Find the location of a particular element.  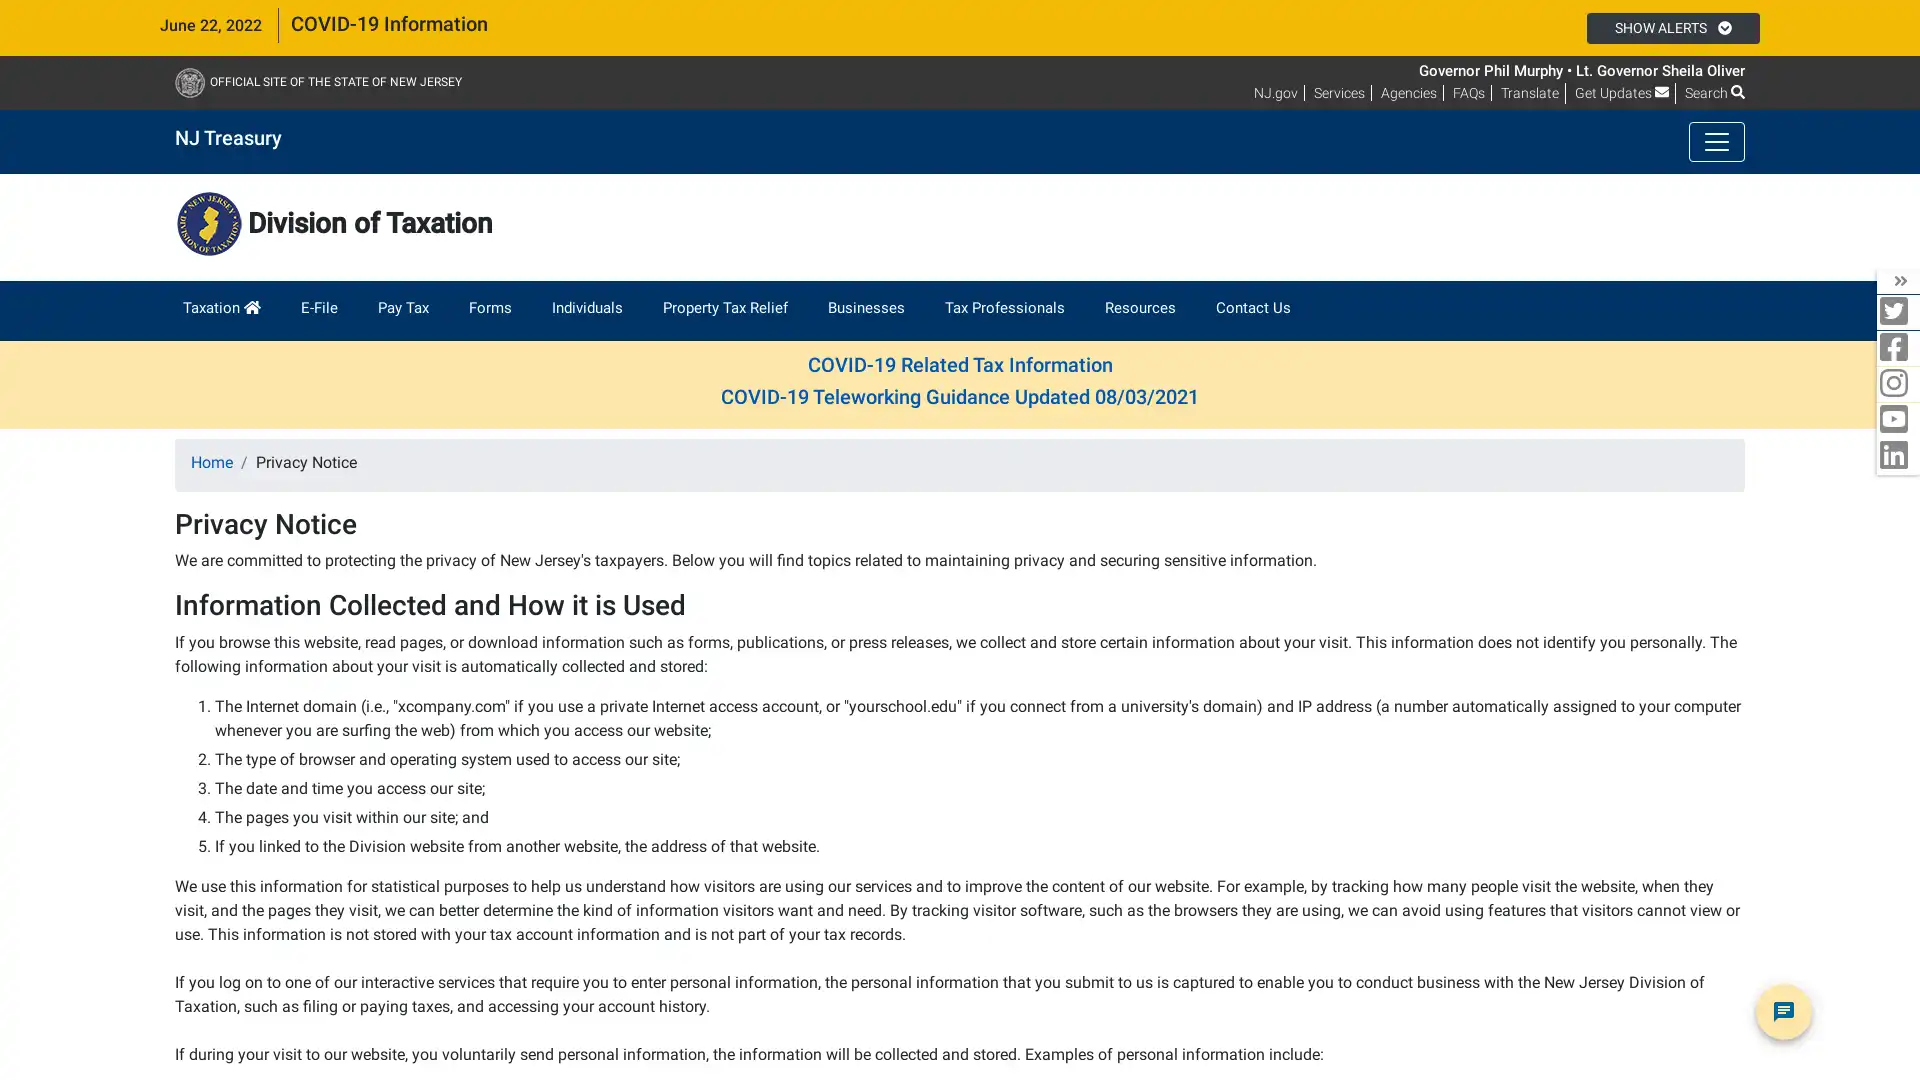

Get Updates is located at coordinates (1622, 92).